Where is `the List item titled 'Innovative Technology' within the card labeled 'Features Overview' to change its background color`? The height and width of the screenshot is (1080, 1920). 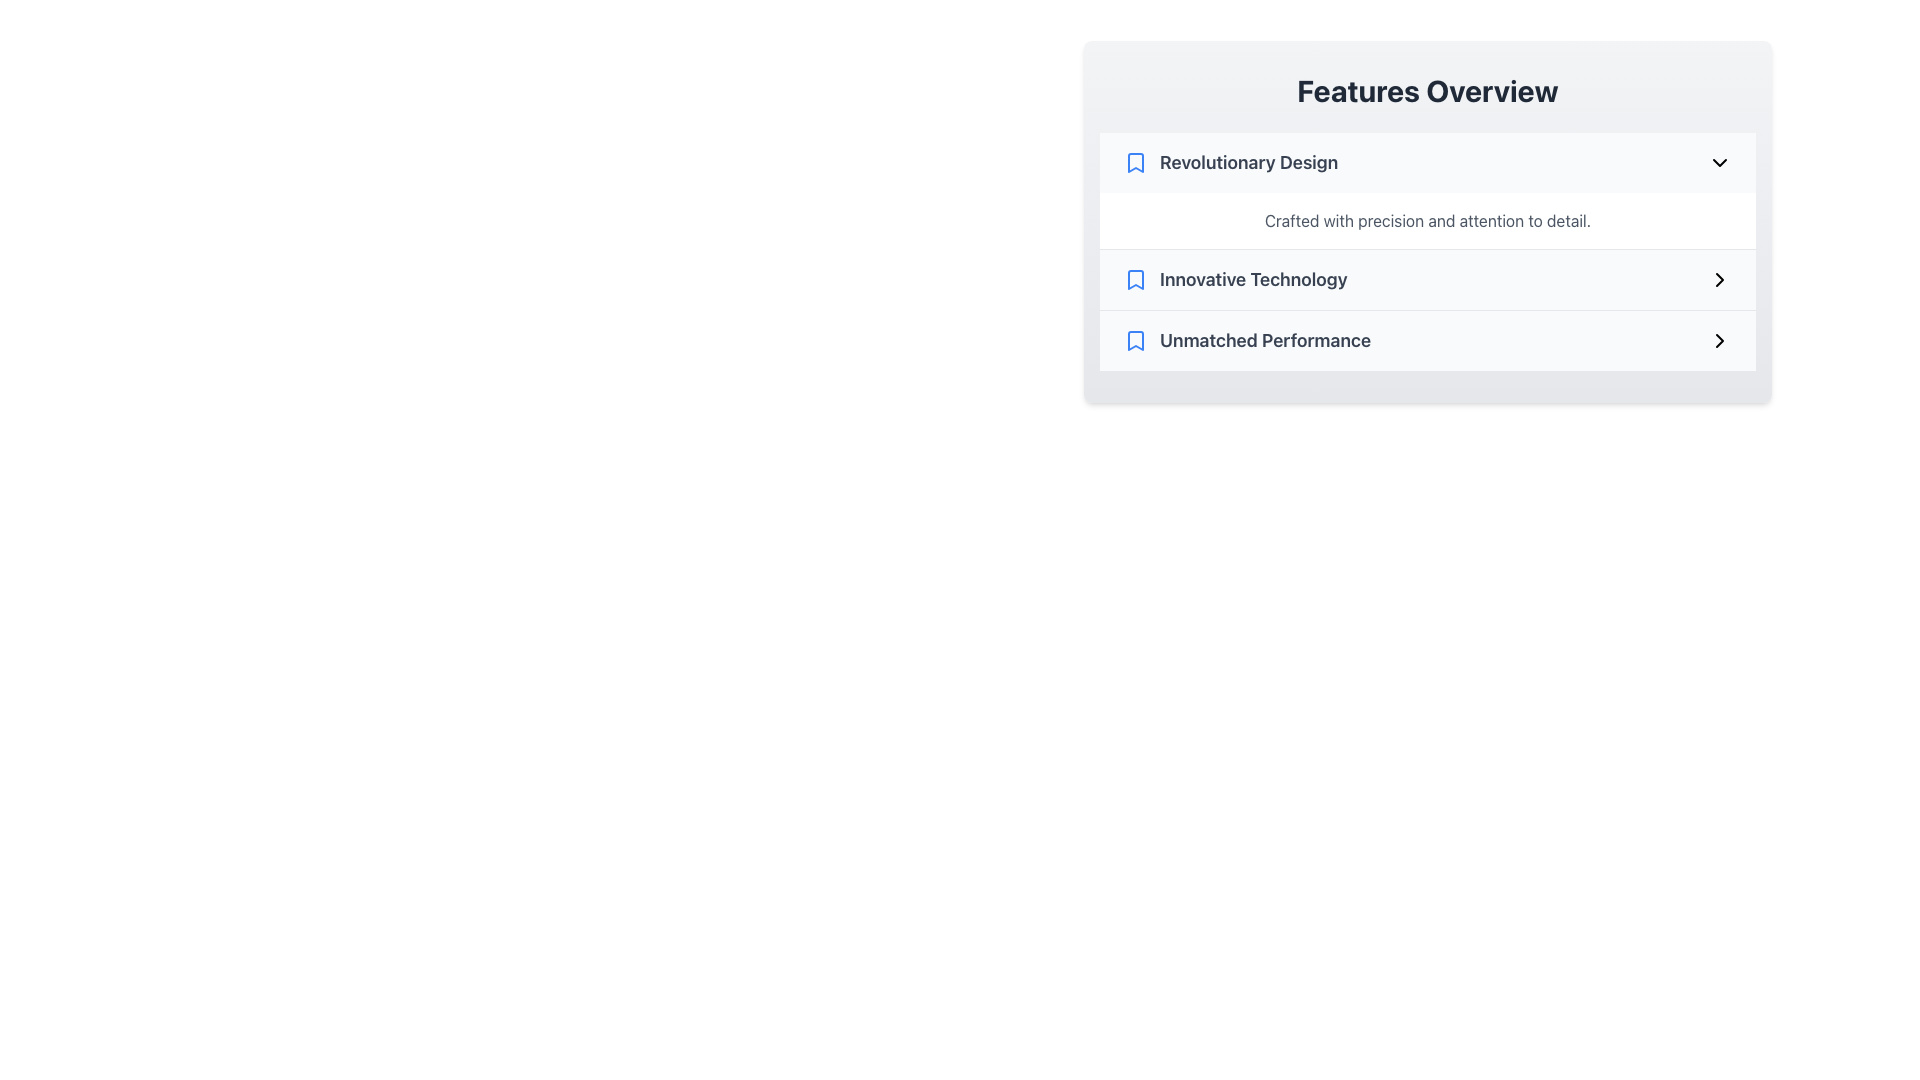 the List item titled 'Innovative Technology' within the card labeled 'Features Overview' to change its background color is located at coordinates (1427, 280).